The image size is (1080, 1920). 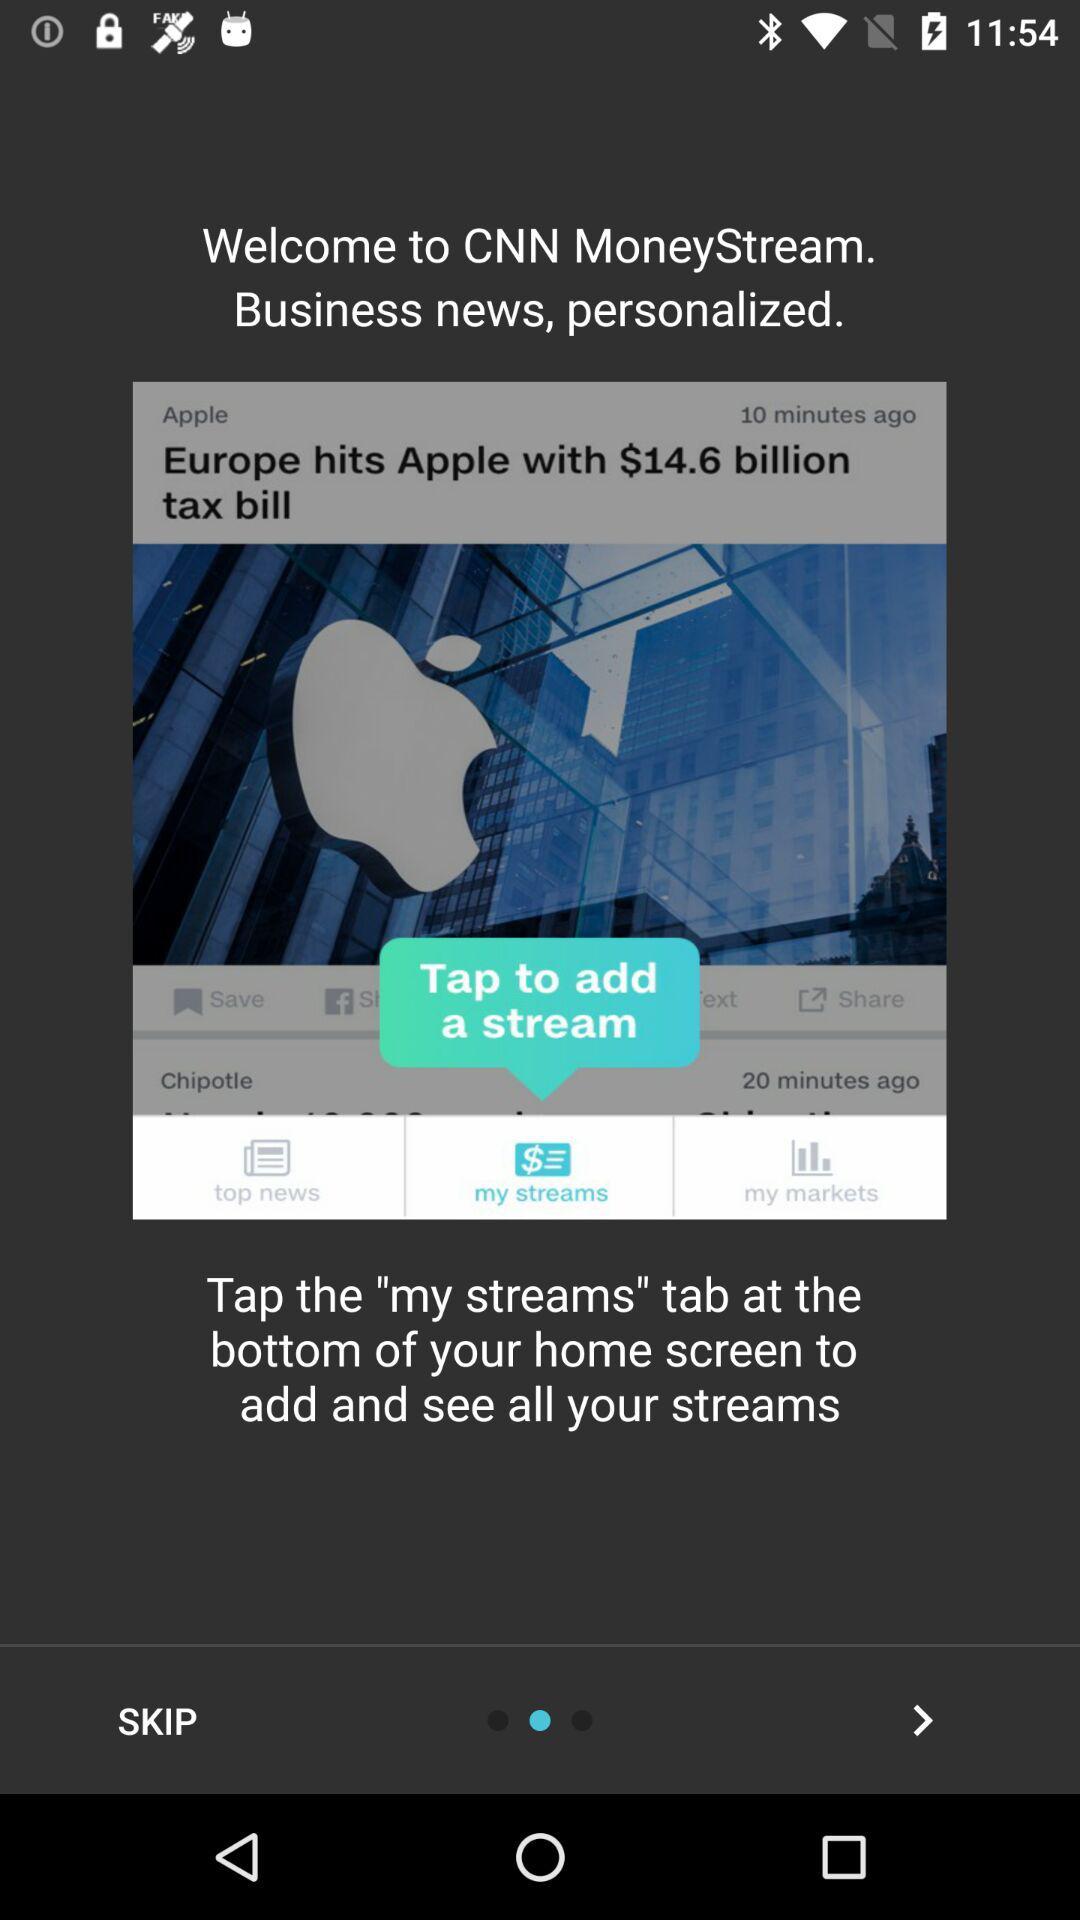 What do you see at coordinates (922, 1719) in the screenshot?
I see `next screen` at bounding box center [922, 1719].